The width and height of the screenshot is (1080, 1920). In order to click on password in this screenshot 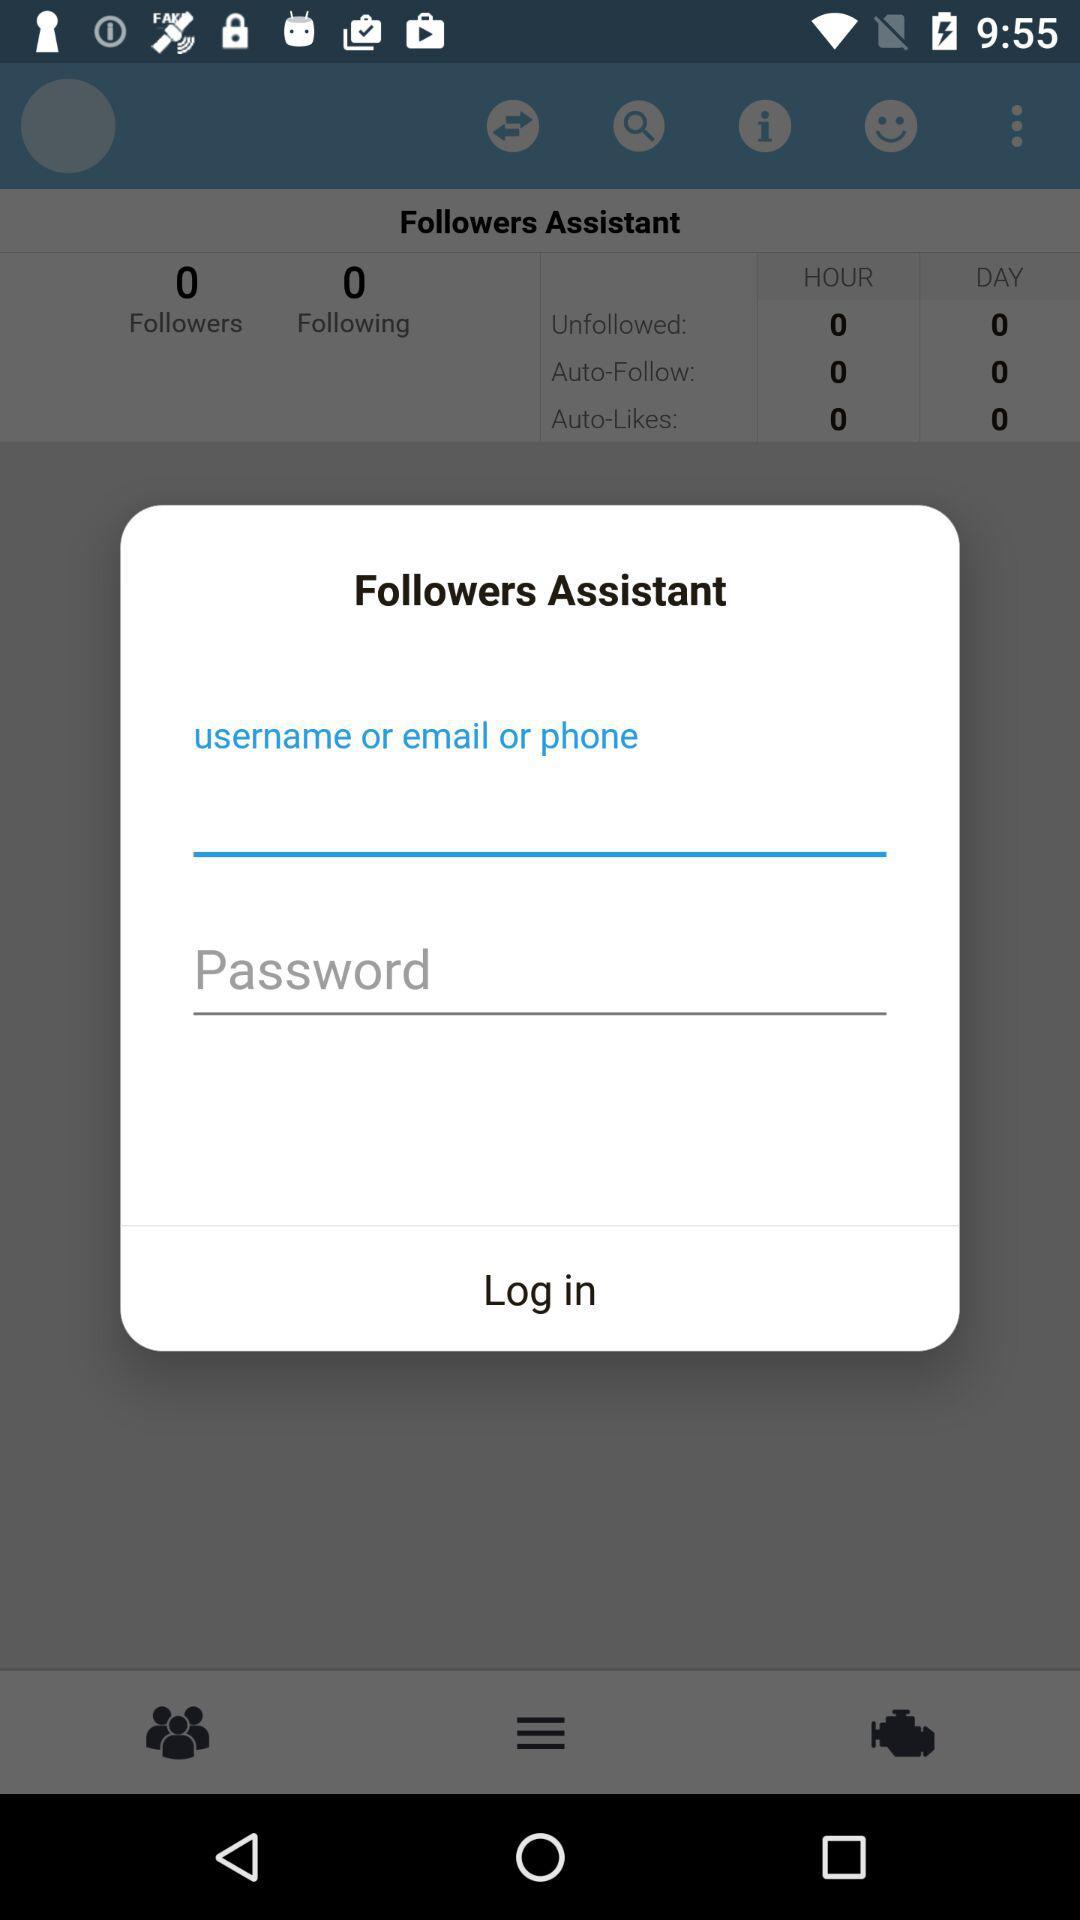, I will do `click(540, 971)`.